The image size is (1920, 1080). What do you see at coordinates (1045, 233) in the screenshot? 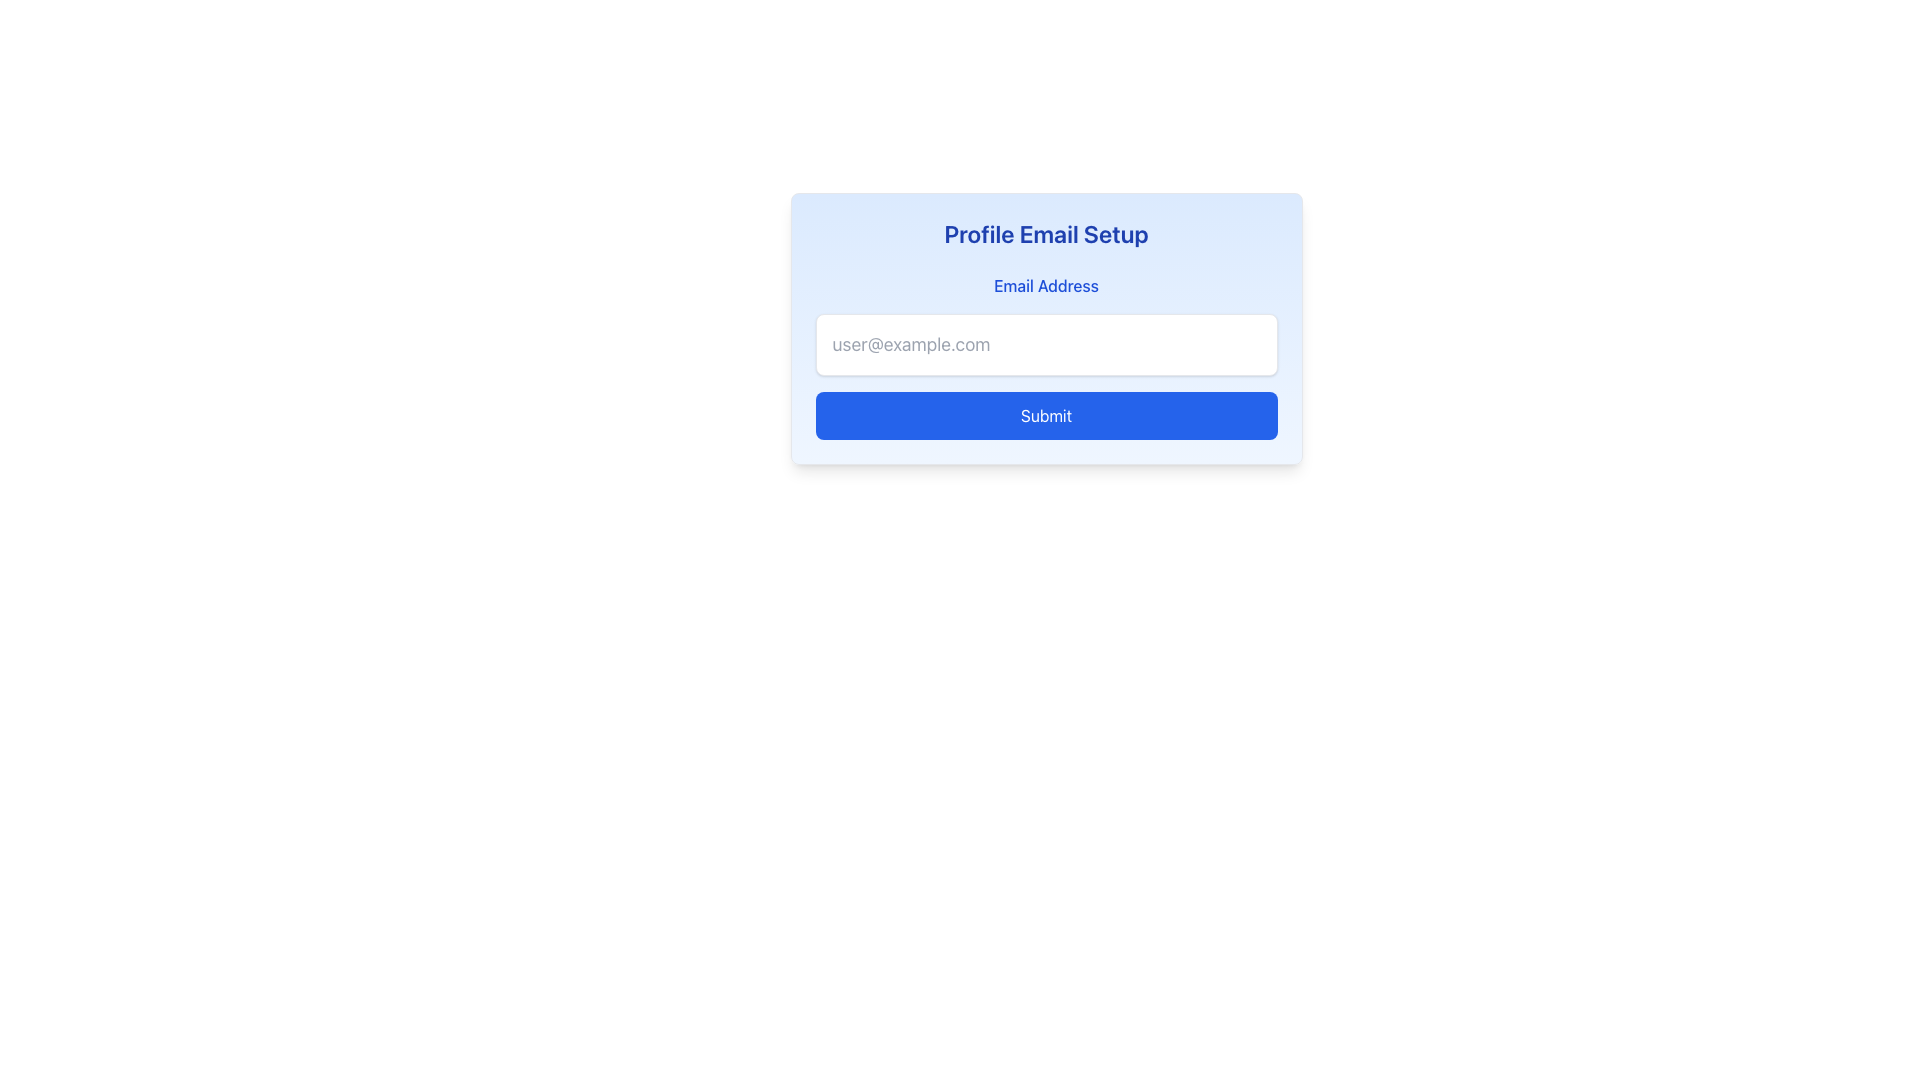
I see `the heading 'Profile Email Setup', which is styled with a bold, large blue font and located at the top of the panel` at bounding box center [1045, 233].